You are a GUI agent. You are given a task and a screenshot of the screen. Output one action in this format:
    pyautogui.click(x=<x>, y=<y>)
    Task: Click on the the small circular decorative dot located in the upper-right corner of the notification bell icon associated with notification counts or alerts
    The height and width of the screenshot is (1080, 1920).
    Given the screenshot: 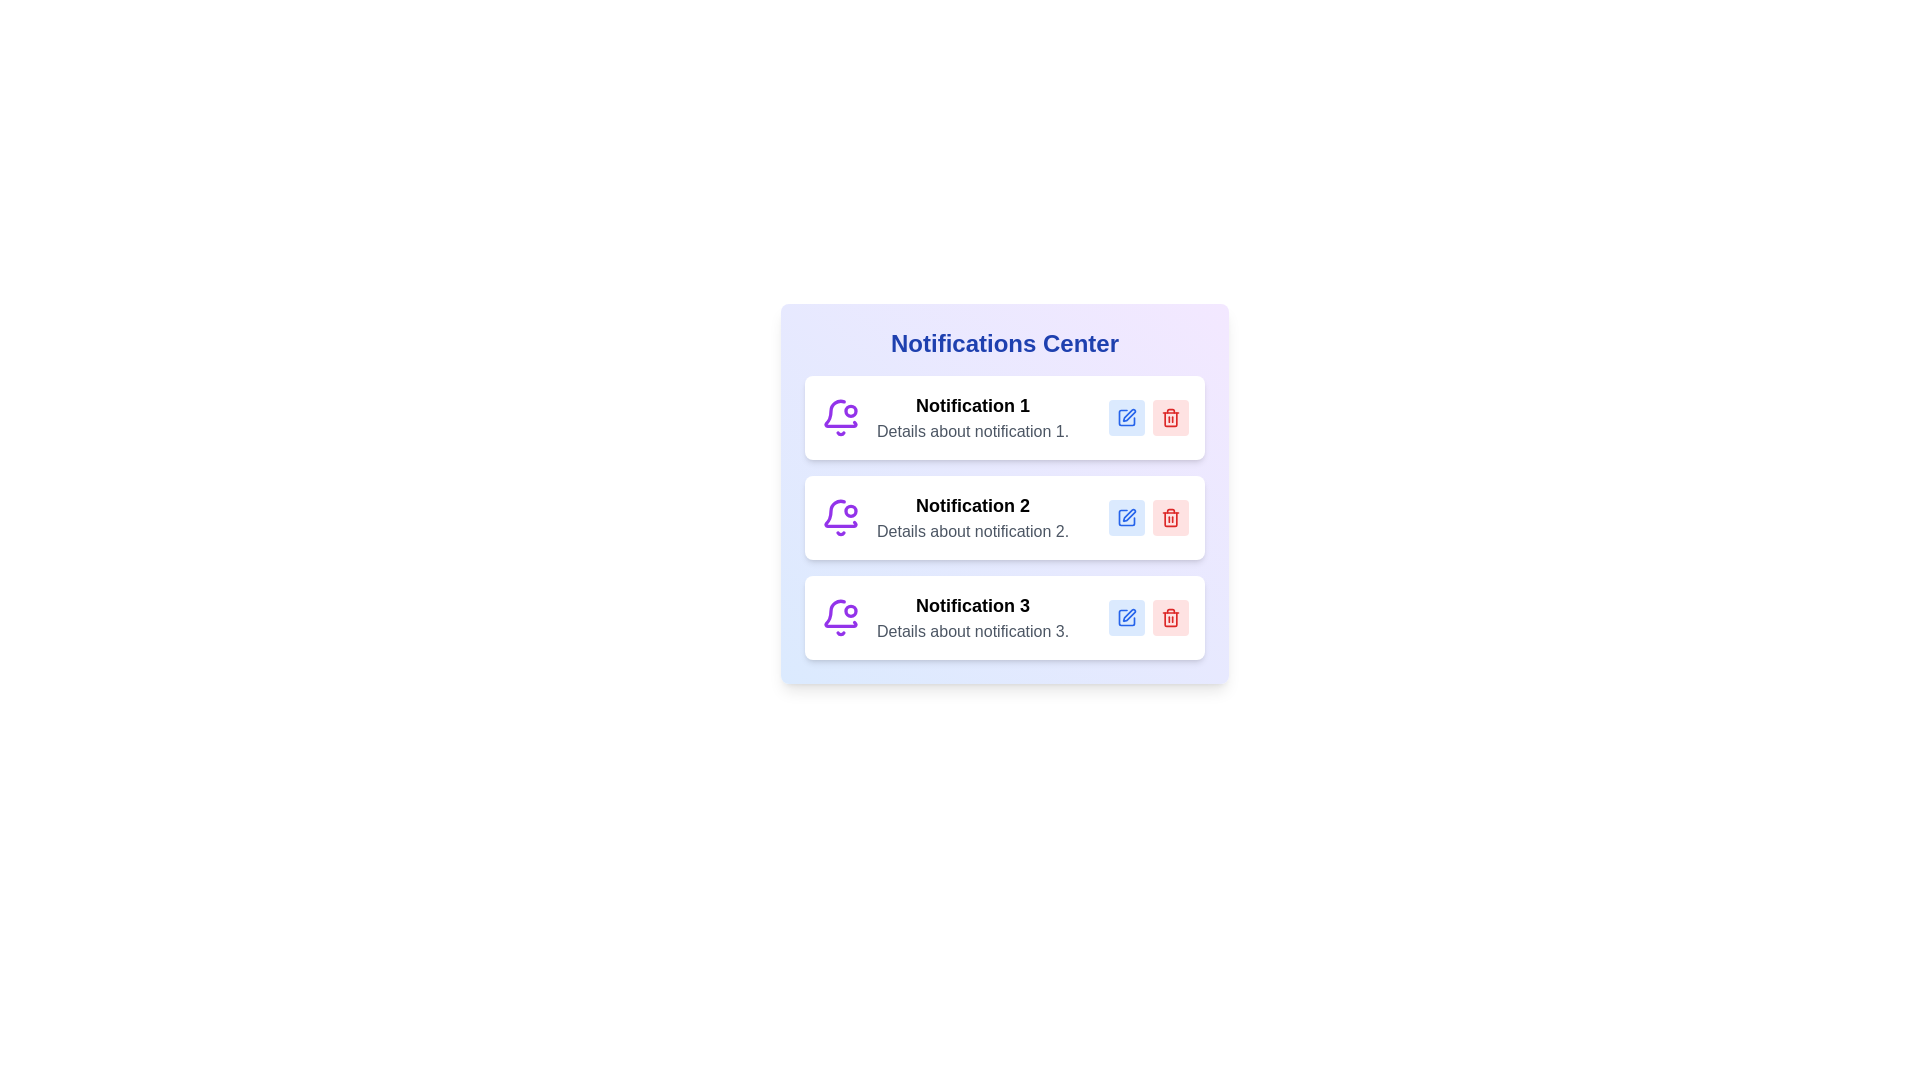 What is the action you would take?
    pyautogui.click(x=850, y=410)
    